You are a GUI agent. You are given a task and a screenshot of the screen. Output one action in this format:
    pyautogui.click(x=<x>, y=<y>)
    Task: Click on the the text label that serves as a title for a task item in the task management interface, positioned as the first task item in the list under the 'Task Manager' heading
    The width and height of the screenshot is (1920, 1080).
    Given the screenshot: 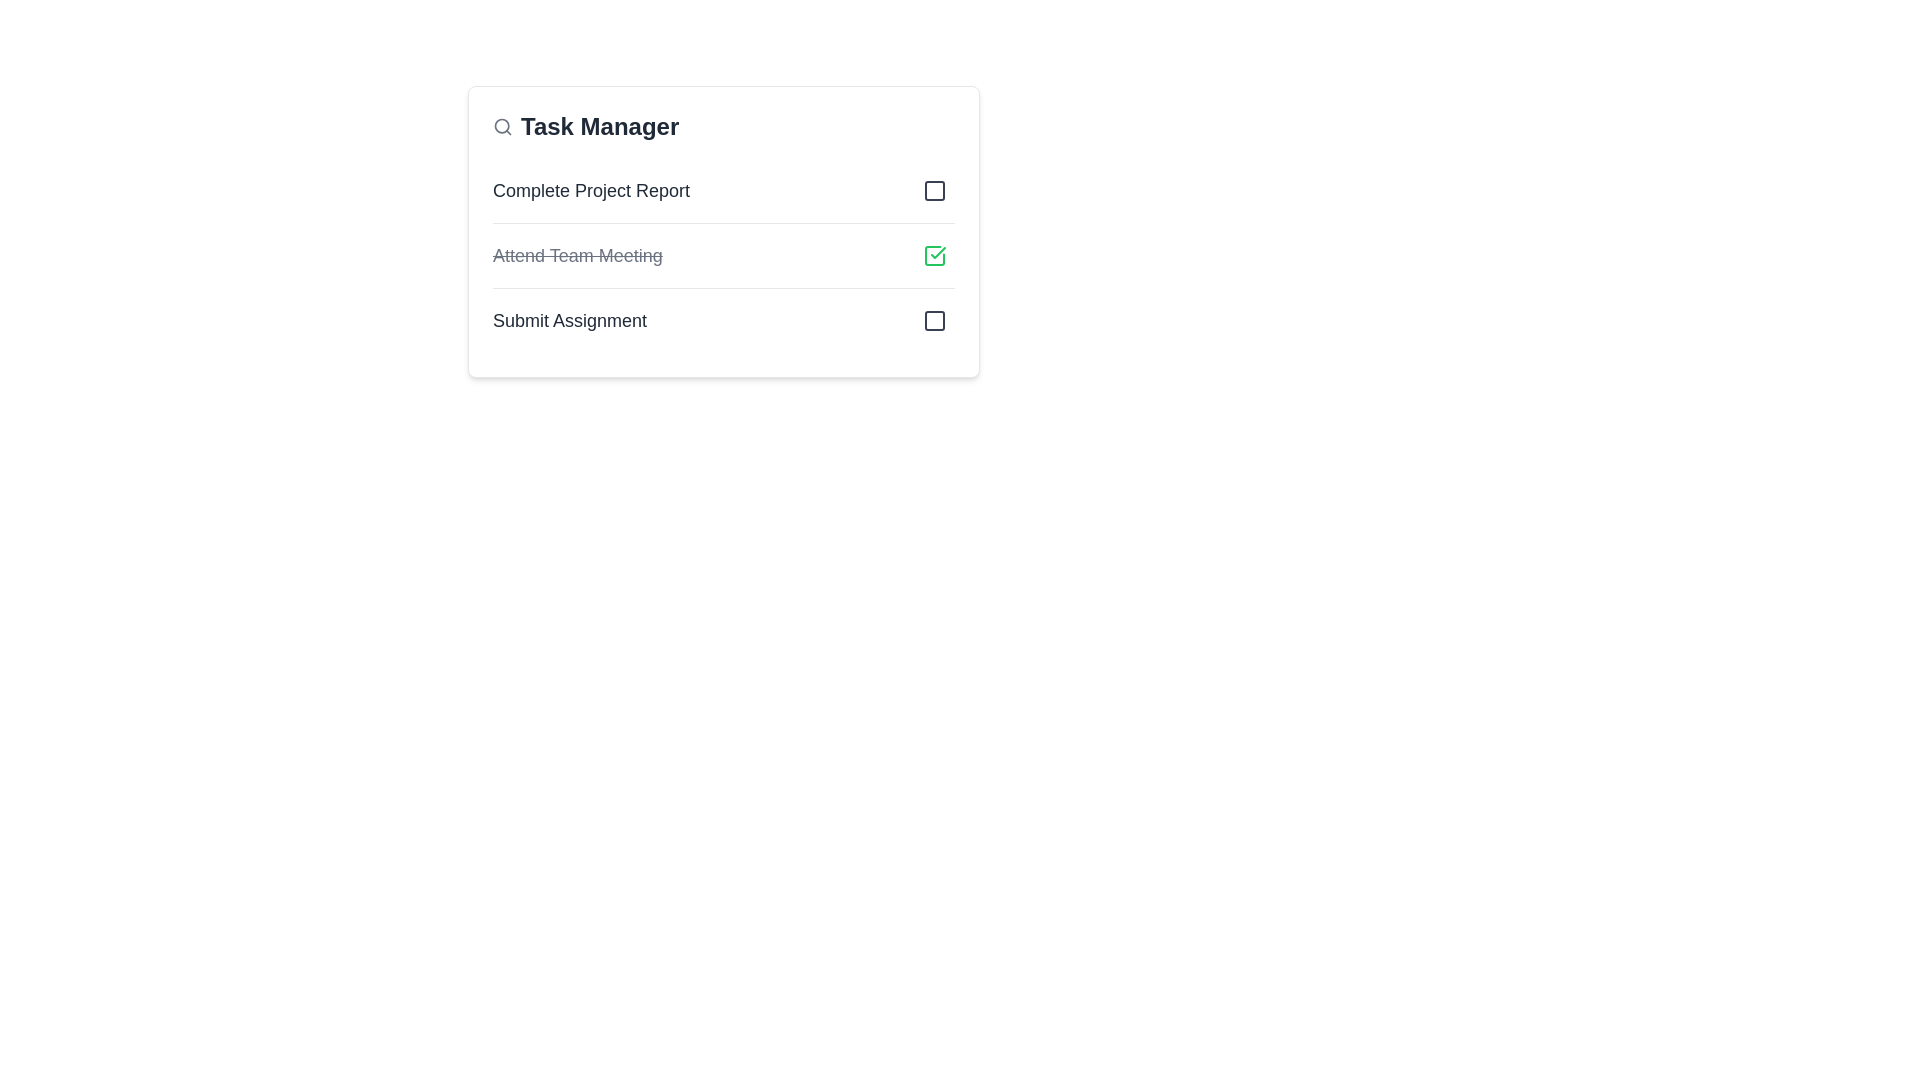 What is the action you would take?
    pyautogui.click(x=590, y=191)
    